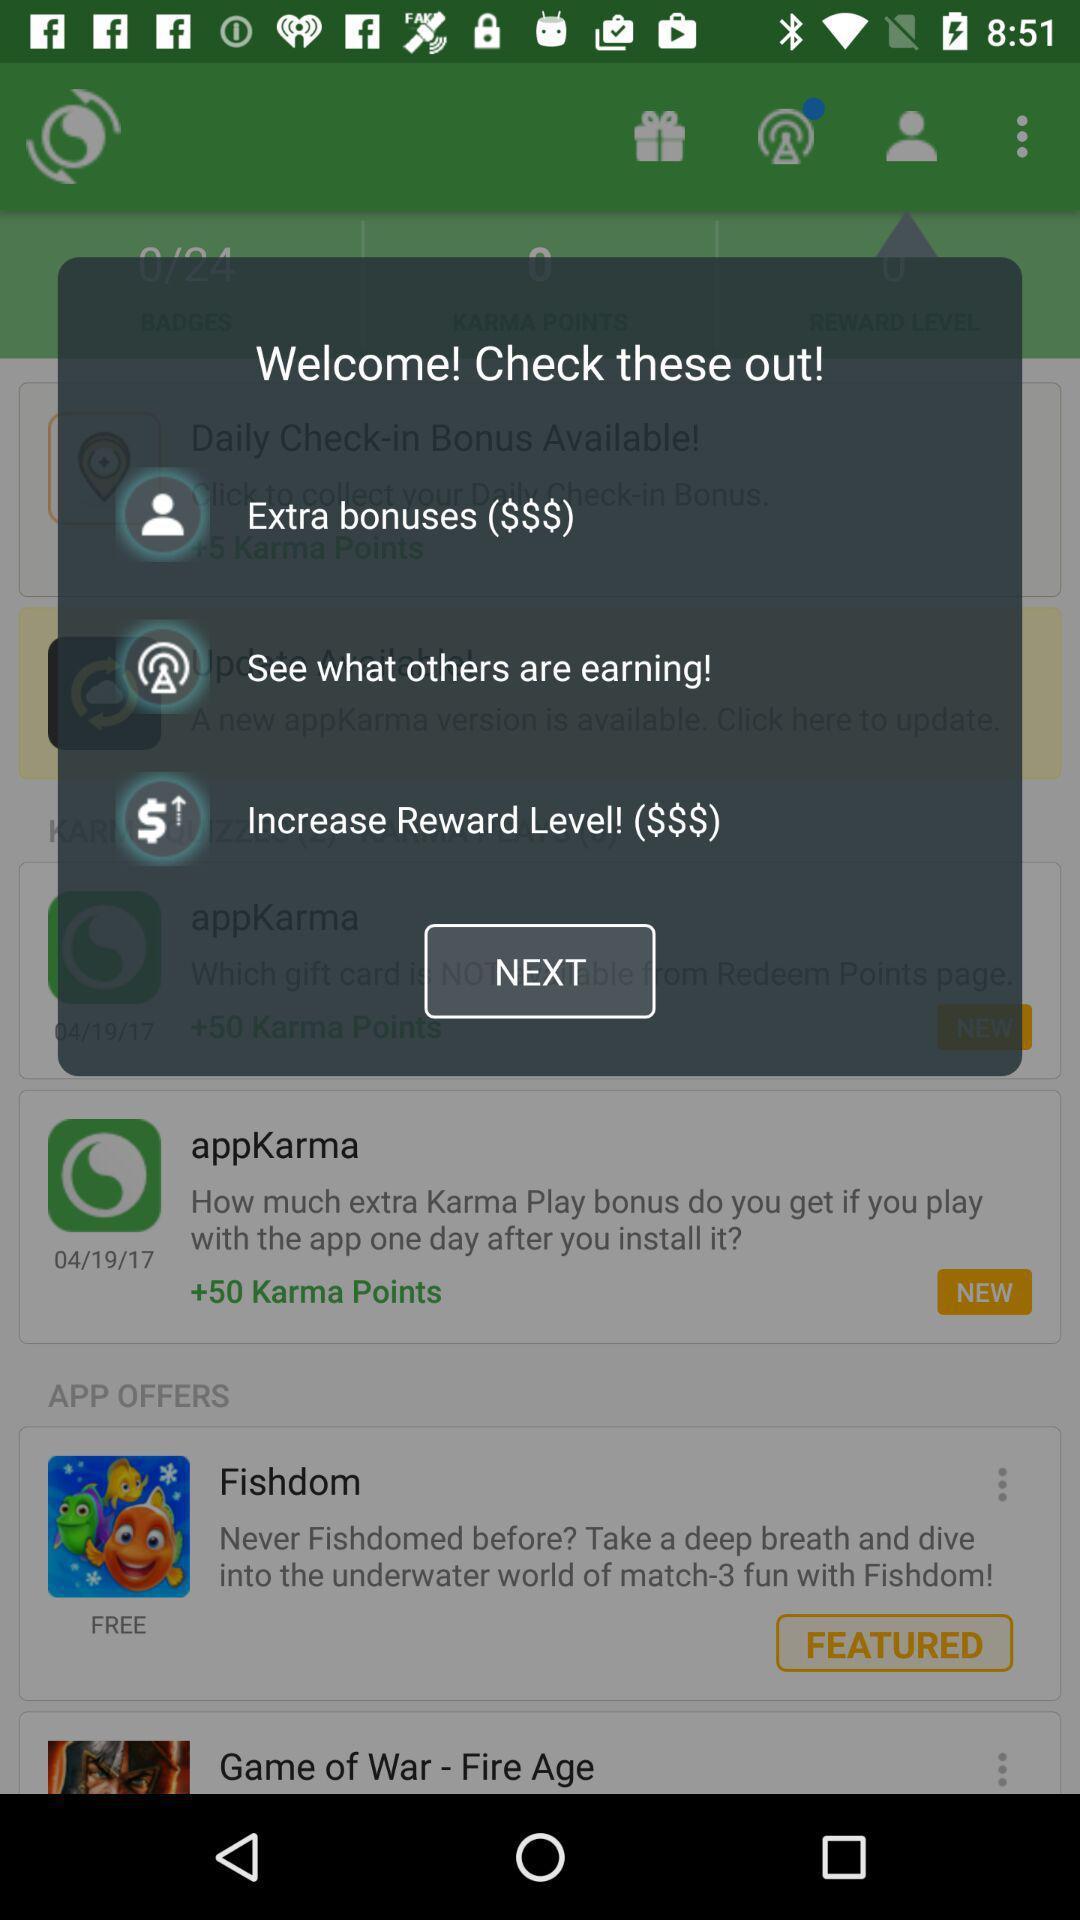  I want to click on the next, so click(540, 971).